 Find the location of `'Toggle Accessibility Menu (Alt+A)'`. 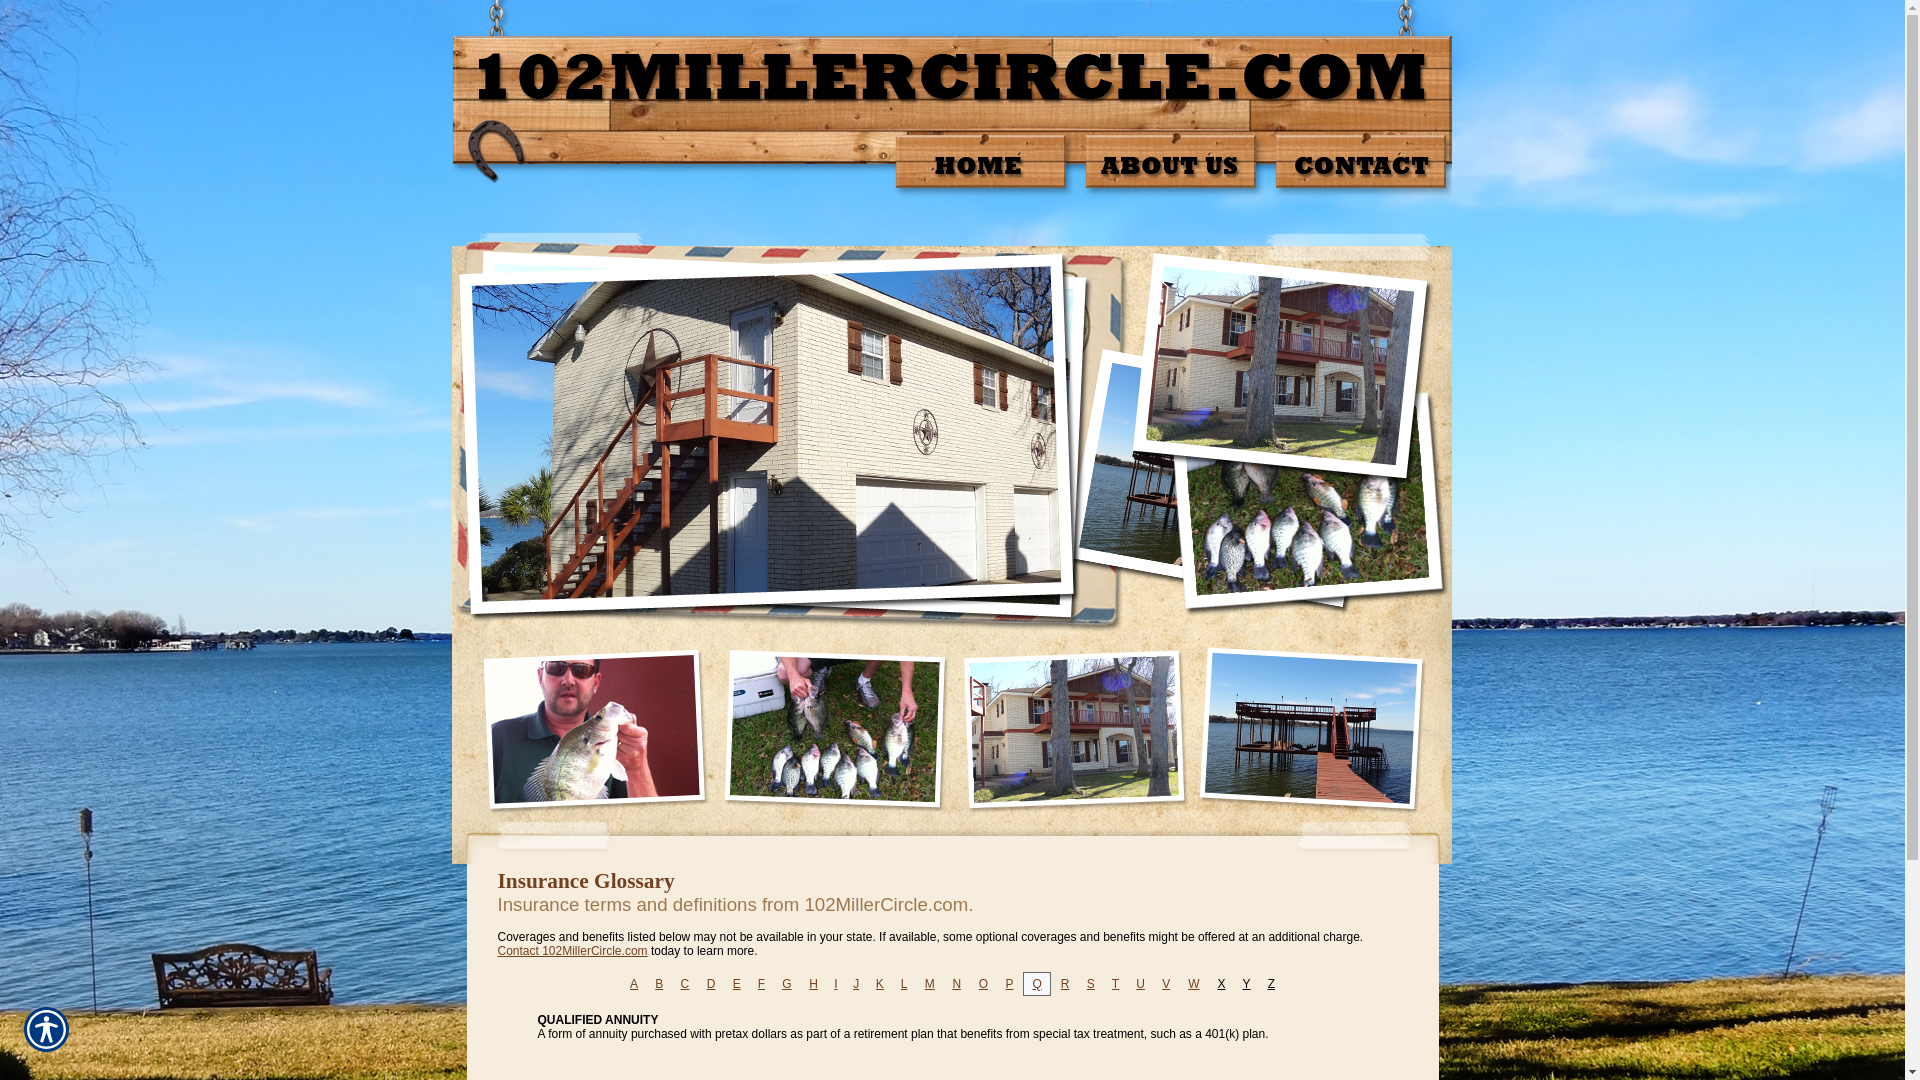

'Toggle Accessibility Menu (Alt+A)' is located at coordinates (46, 1029).